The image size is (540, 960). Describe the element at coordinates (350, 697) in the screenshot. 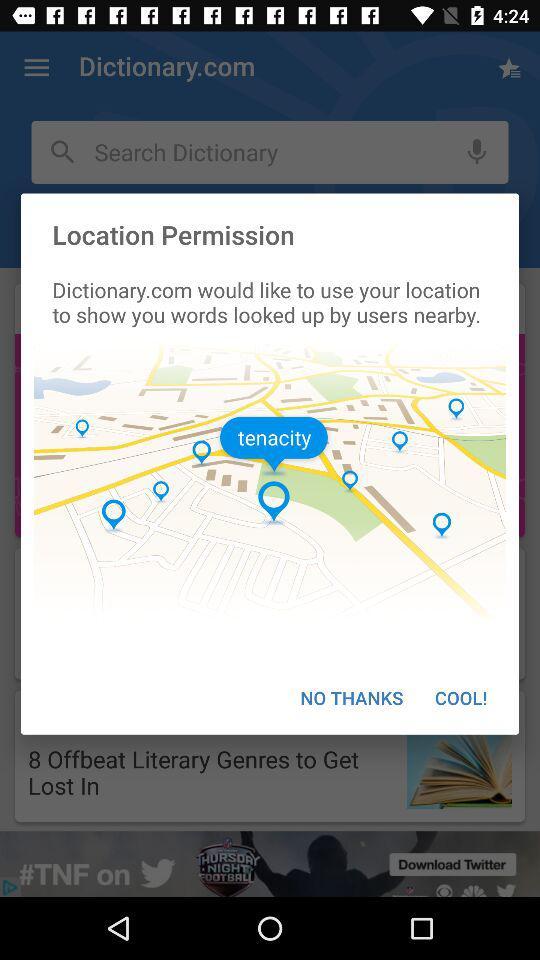

I see `the no thanks` at that location.